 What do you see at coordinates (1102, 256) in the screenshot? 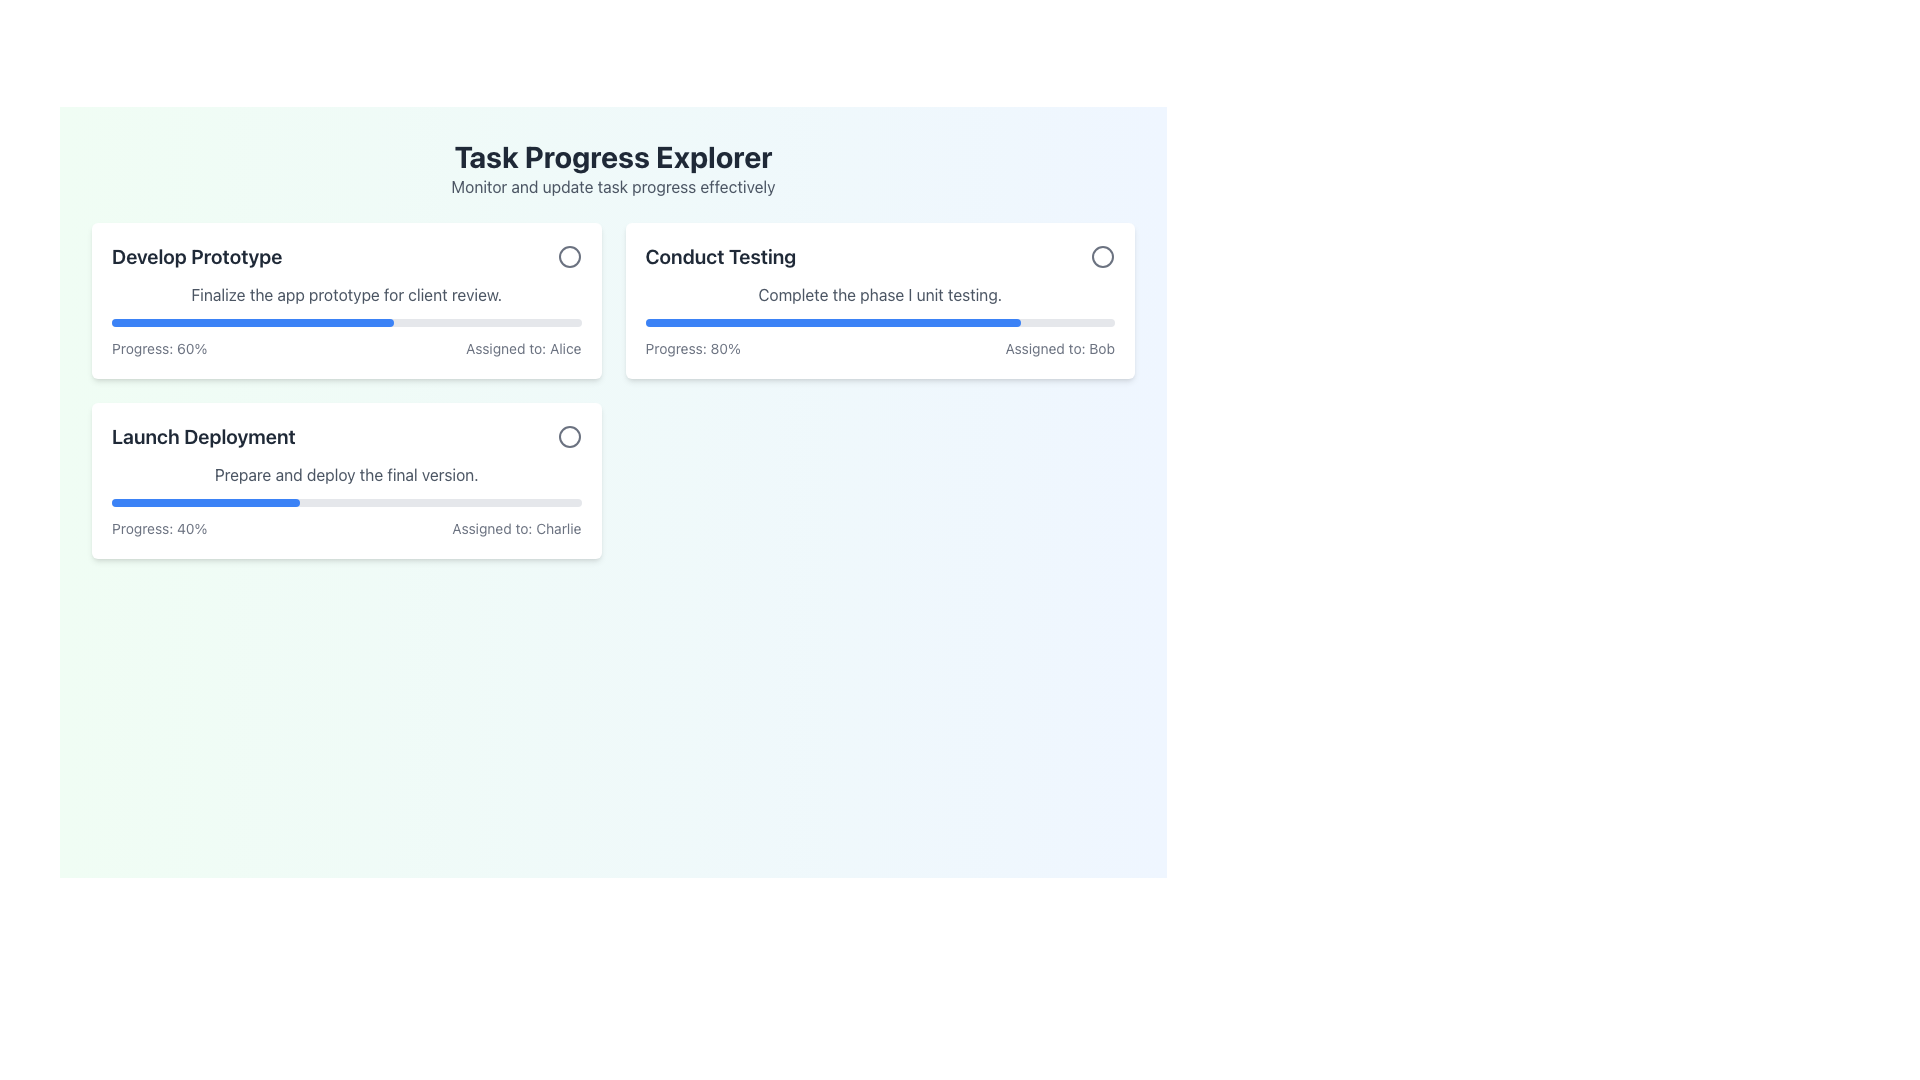
I see `the circular icon located in the upper-right corner of the 'Conduct Testing' card to interact with it` at bounding box center [1102, 256].